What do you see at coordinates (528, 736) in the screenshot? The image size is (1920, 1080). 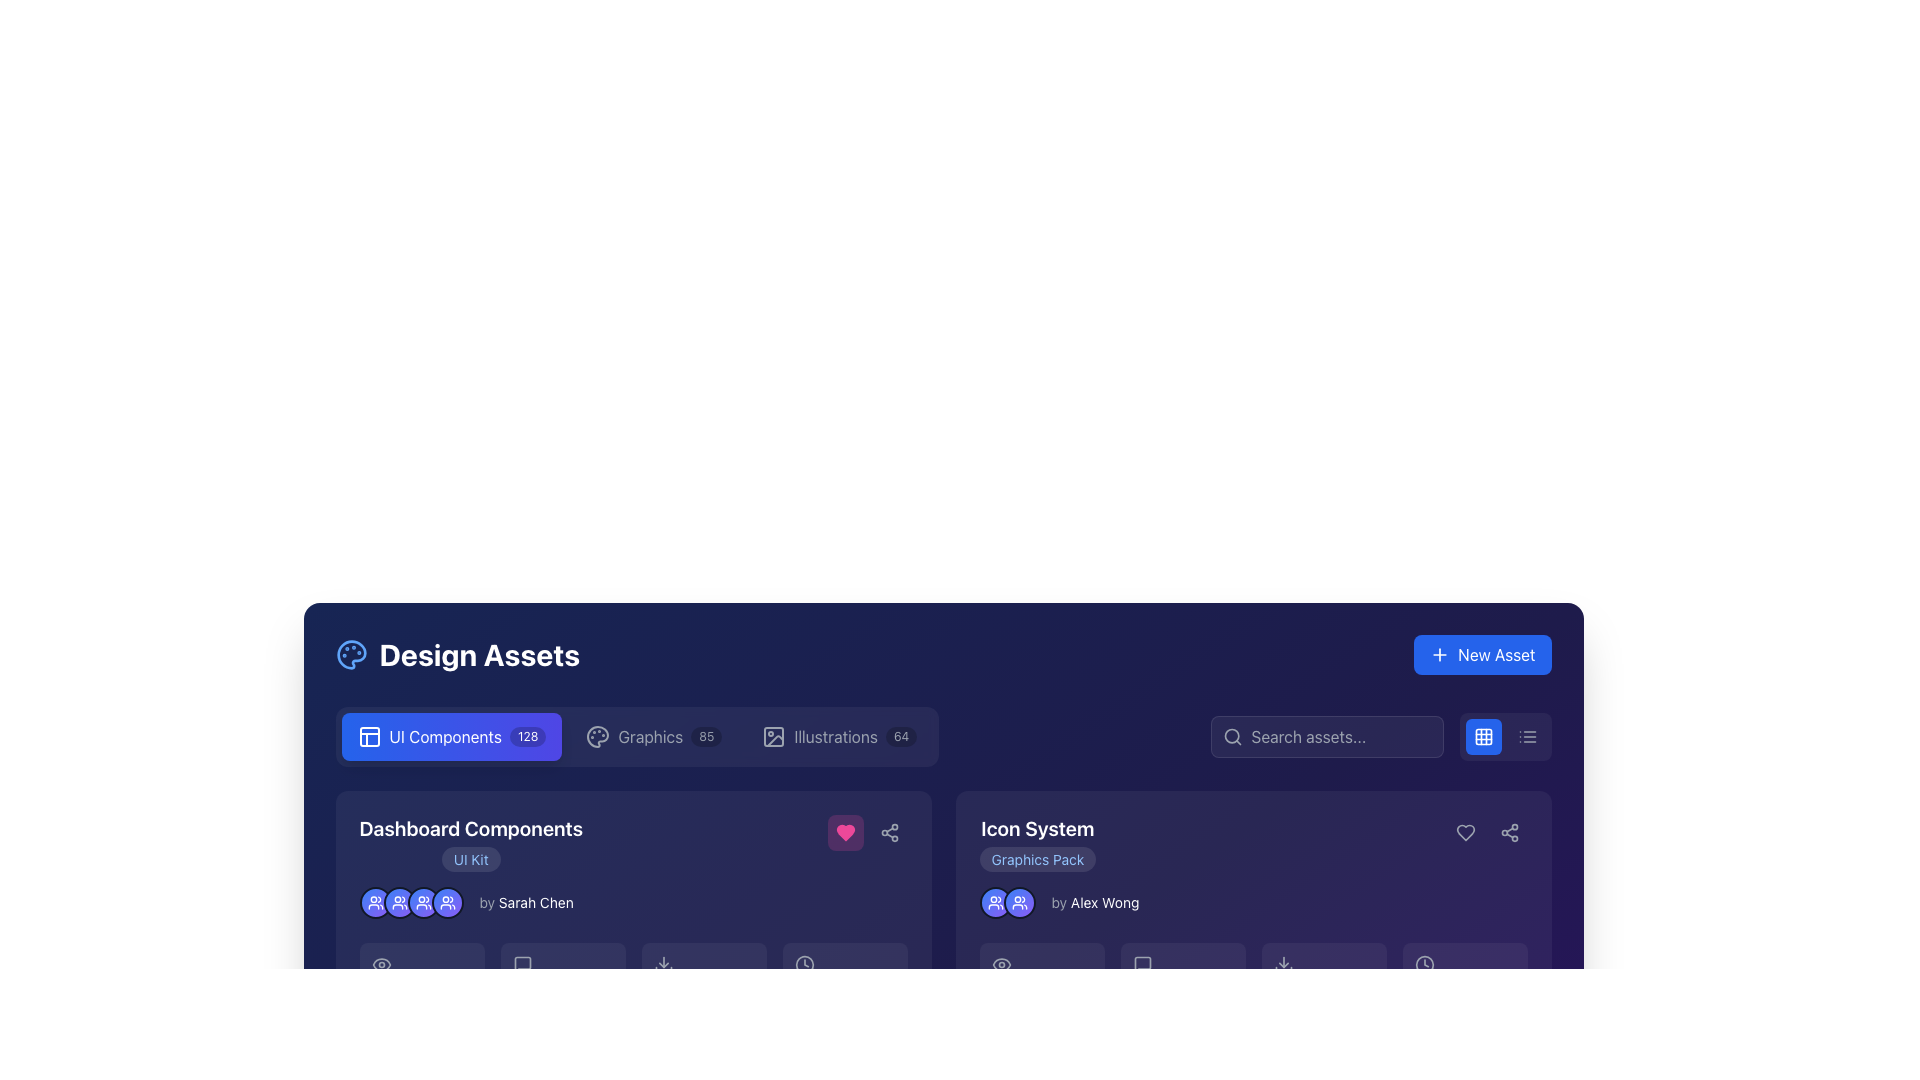 I see `the informational badge indicating the count of items related to the 'UI Components' section, positioned adjacent to the 'UI Components' text on the top navigation bar` at bounding box center [528, 736].